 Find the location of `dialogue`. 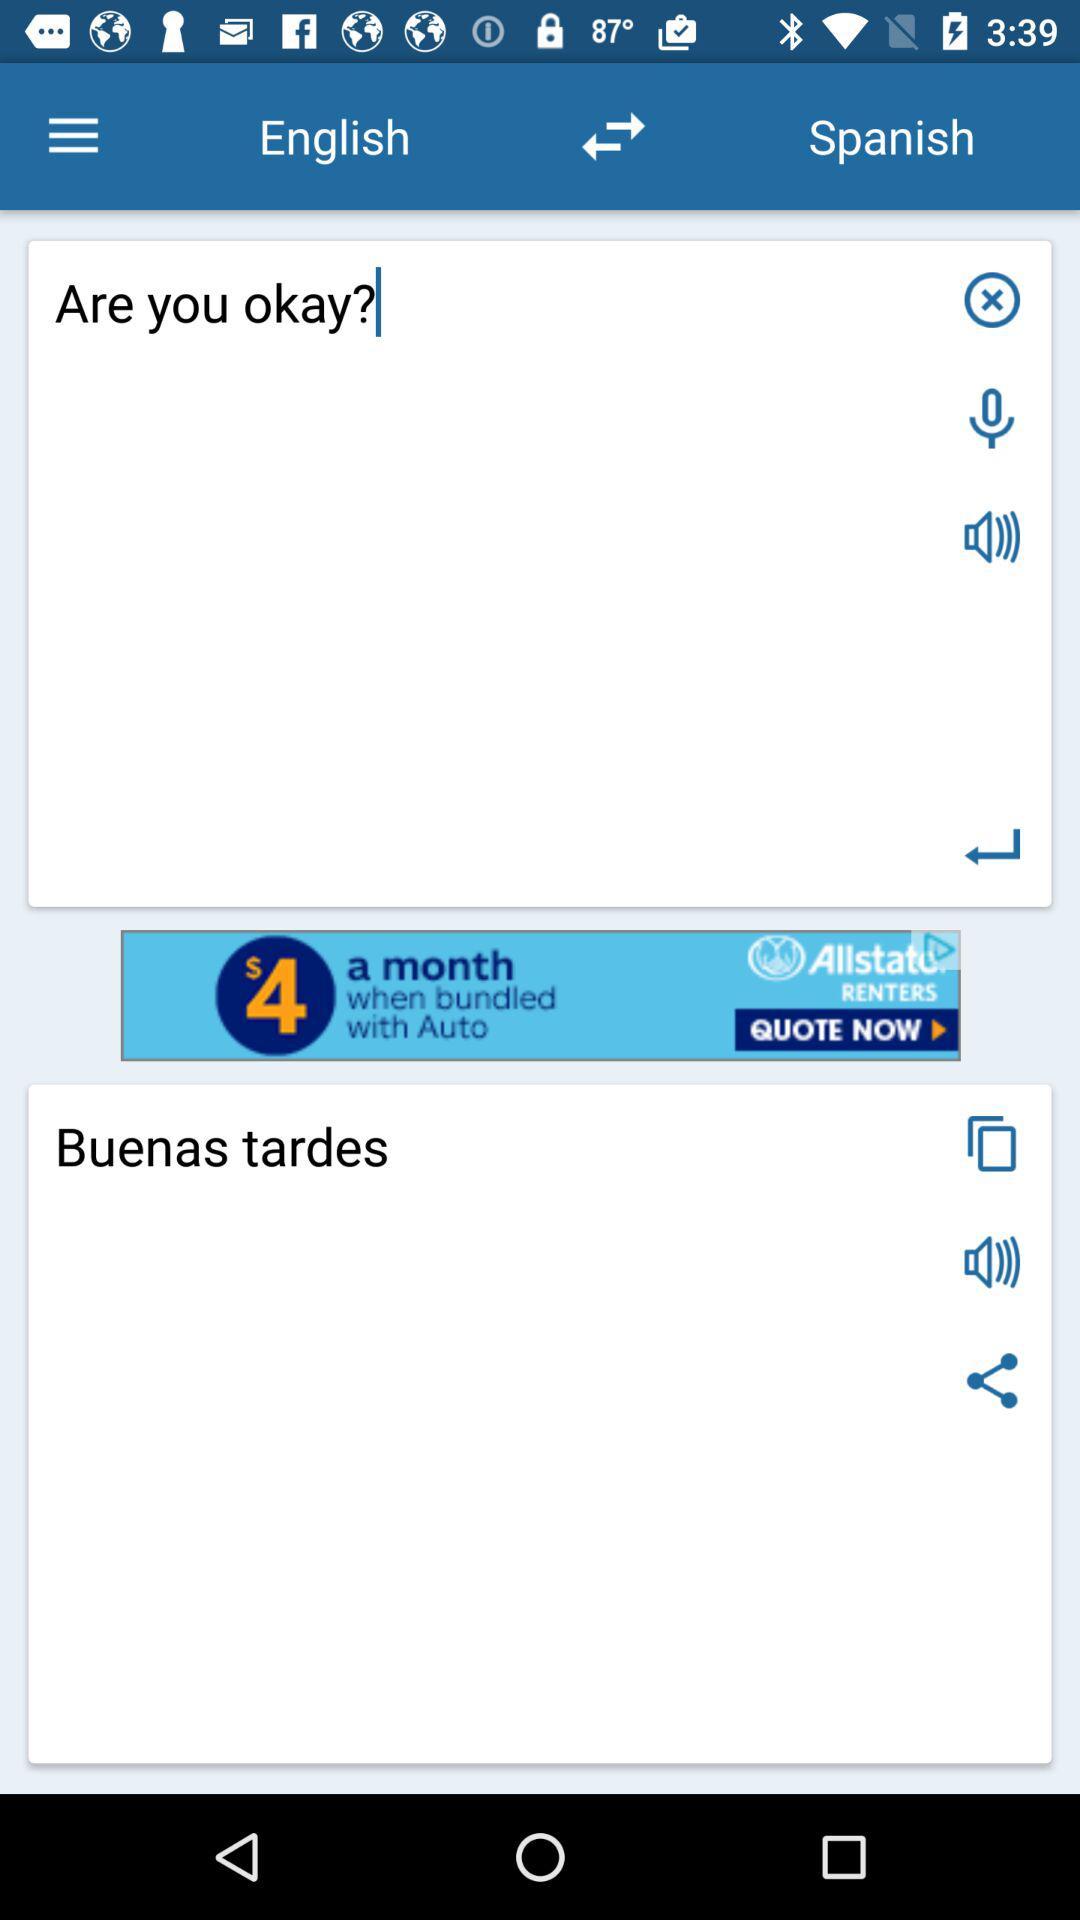

dialogue is located at coordinates (992, 298).